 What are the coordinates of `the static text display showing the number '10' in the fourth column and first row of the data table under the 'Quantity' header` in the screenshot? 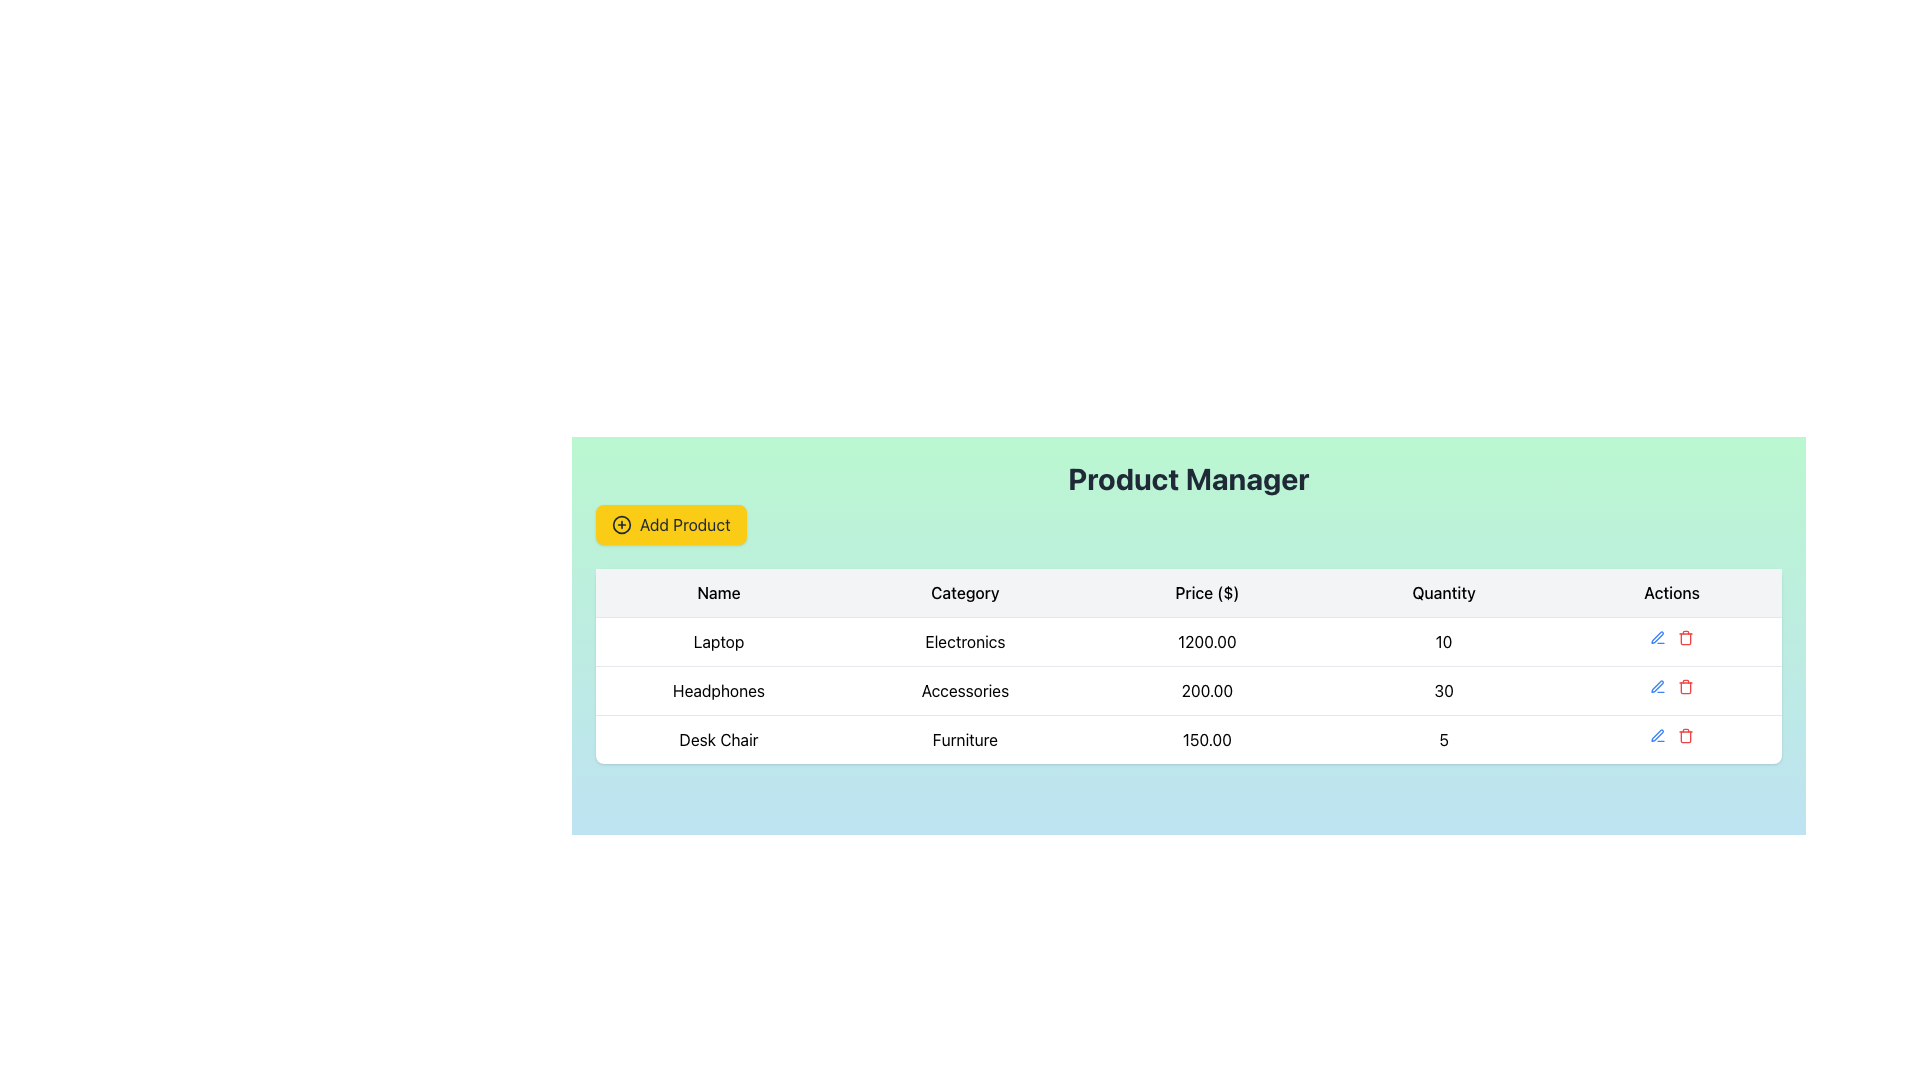 It's located at (1444, 641).